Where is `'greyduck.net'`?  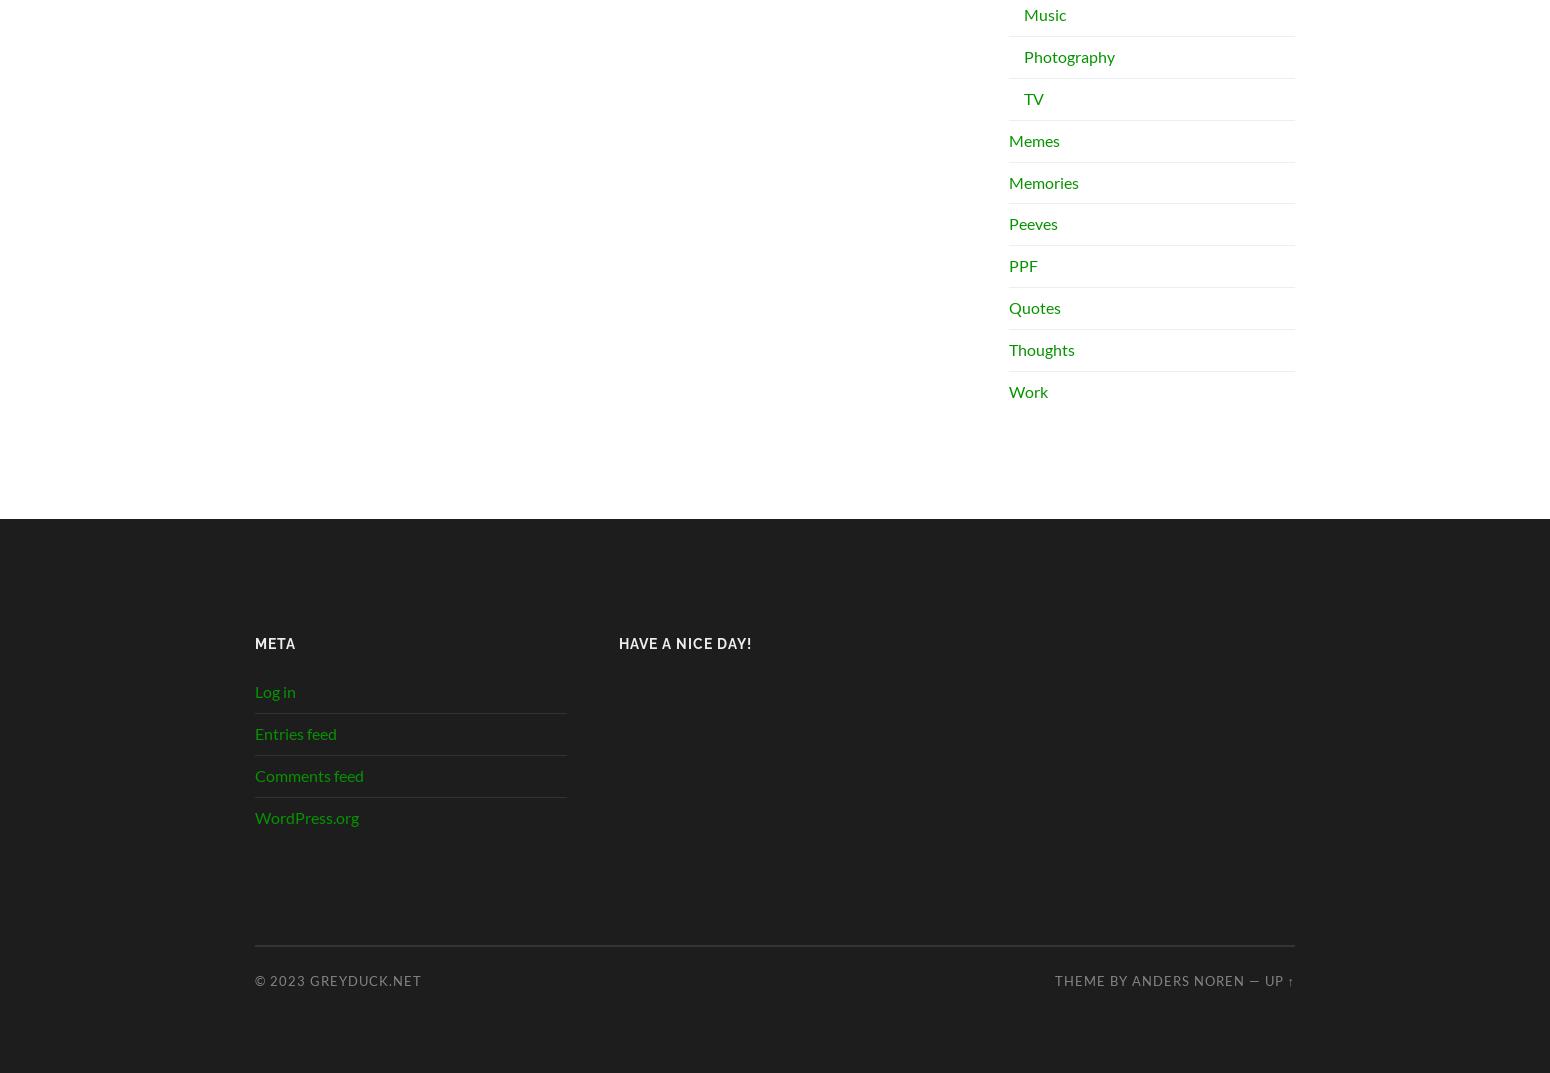
'greyduck.net' is located at coordinates (364, 978).